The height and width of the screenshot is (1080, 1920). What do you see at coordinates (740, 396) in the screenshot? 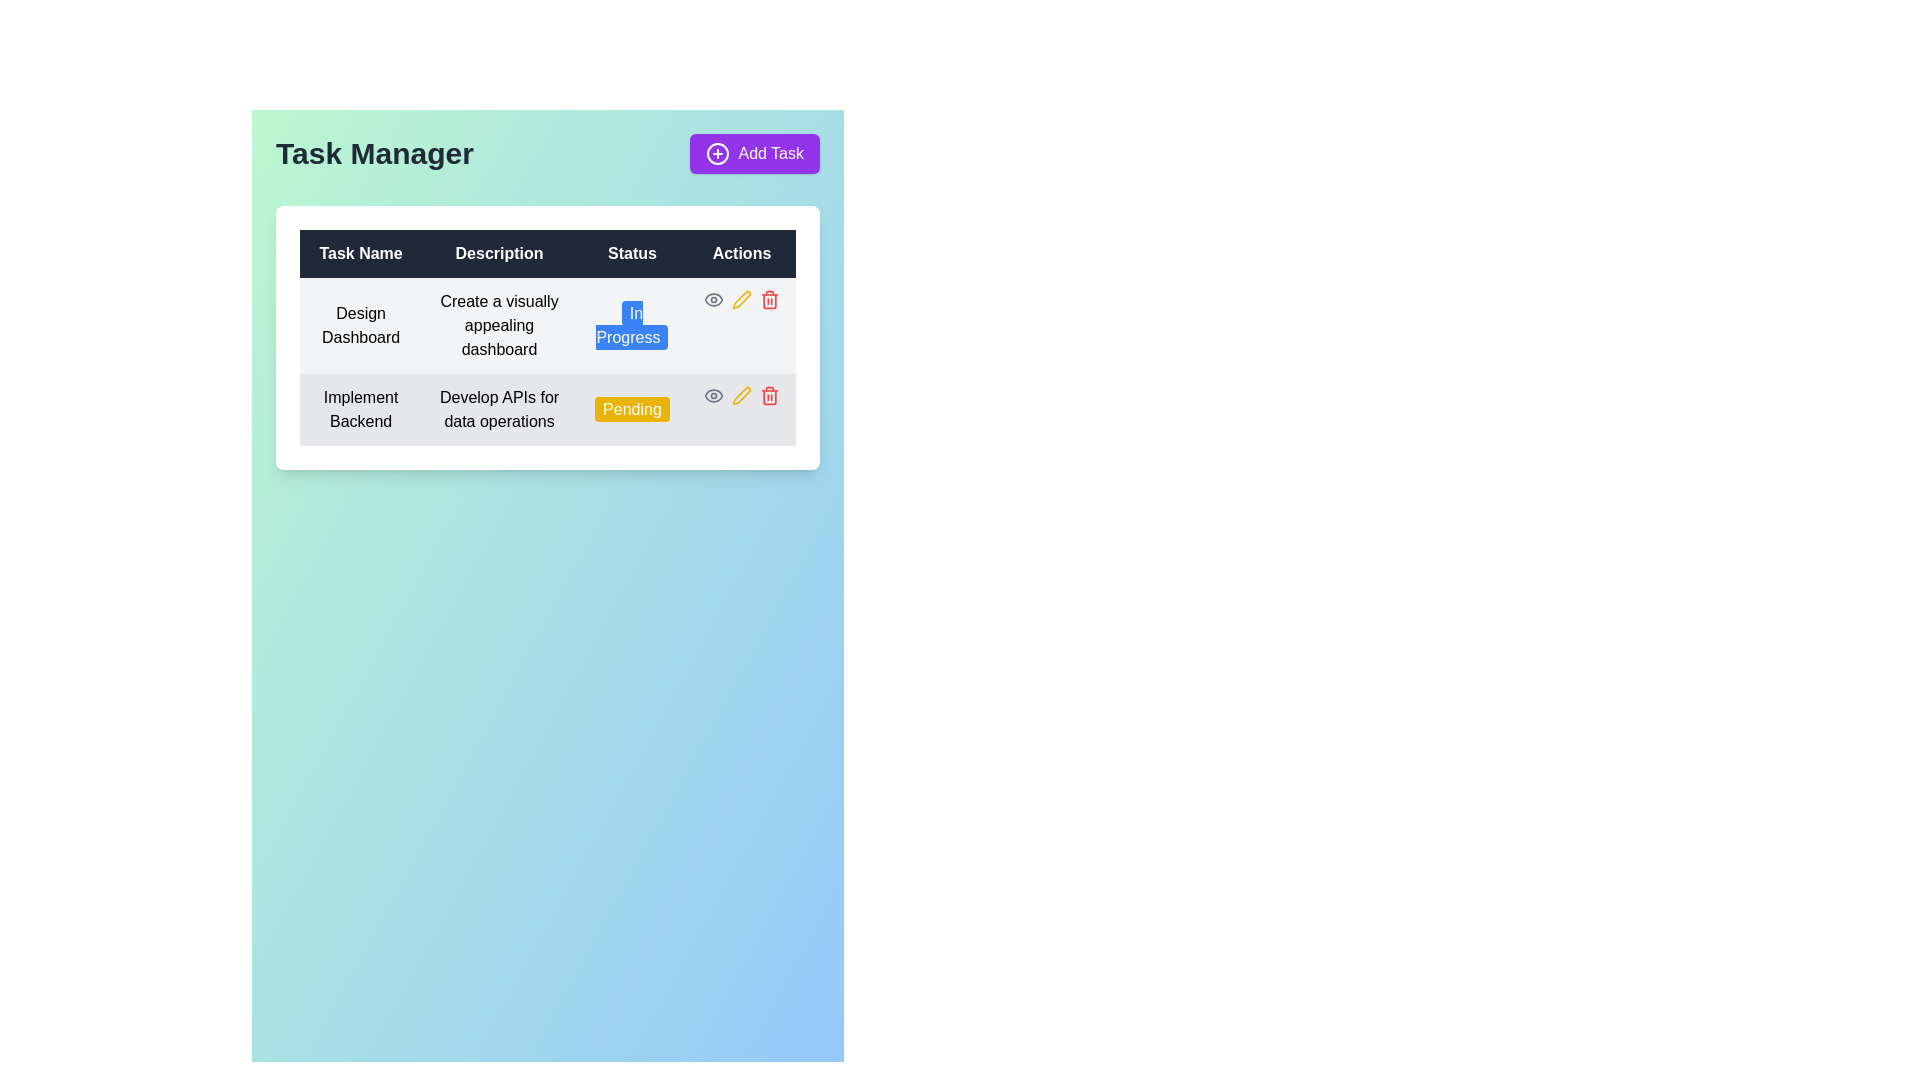
I see `the pencil icon button located in the 'Actions' column for the 'Implement Backend' row` at bounding box center [740, 396].